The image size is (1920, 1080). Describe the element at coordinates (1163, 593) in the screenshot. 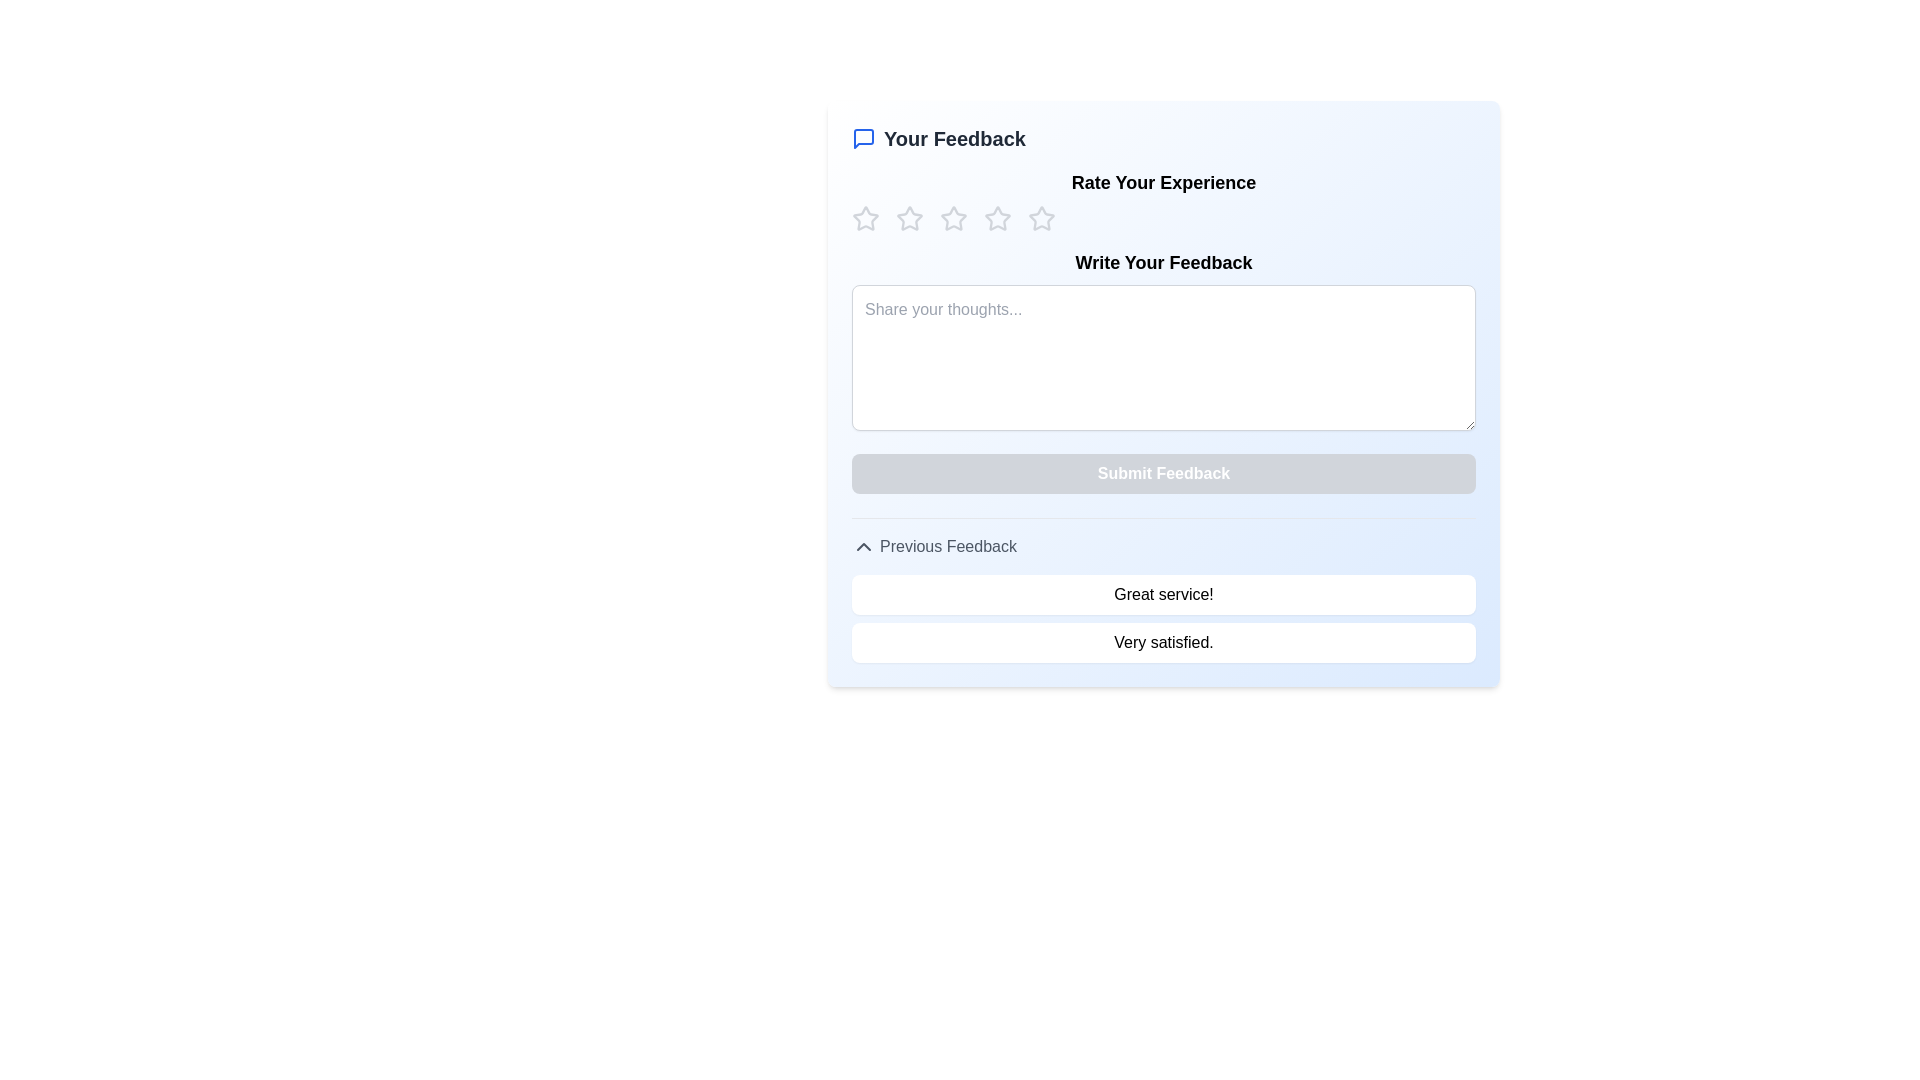

I see `the static text display component that shows user feedback, located in the 'Previous Feedback' section, specifically the first item above 'Very satisfied.'` at that location.